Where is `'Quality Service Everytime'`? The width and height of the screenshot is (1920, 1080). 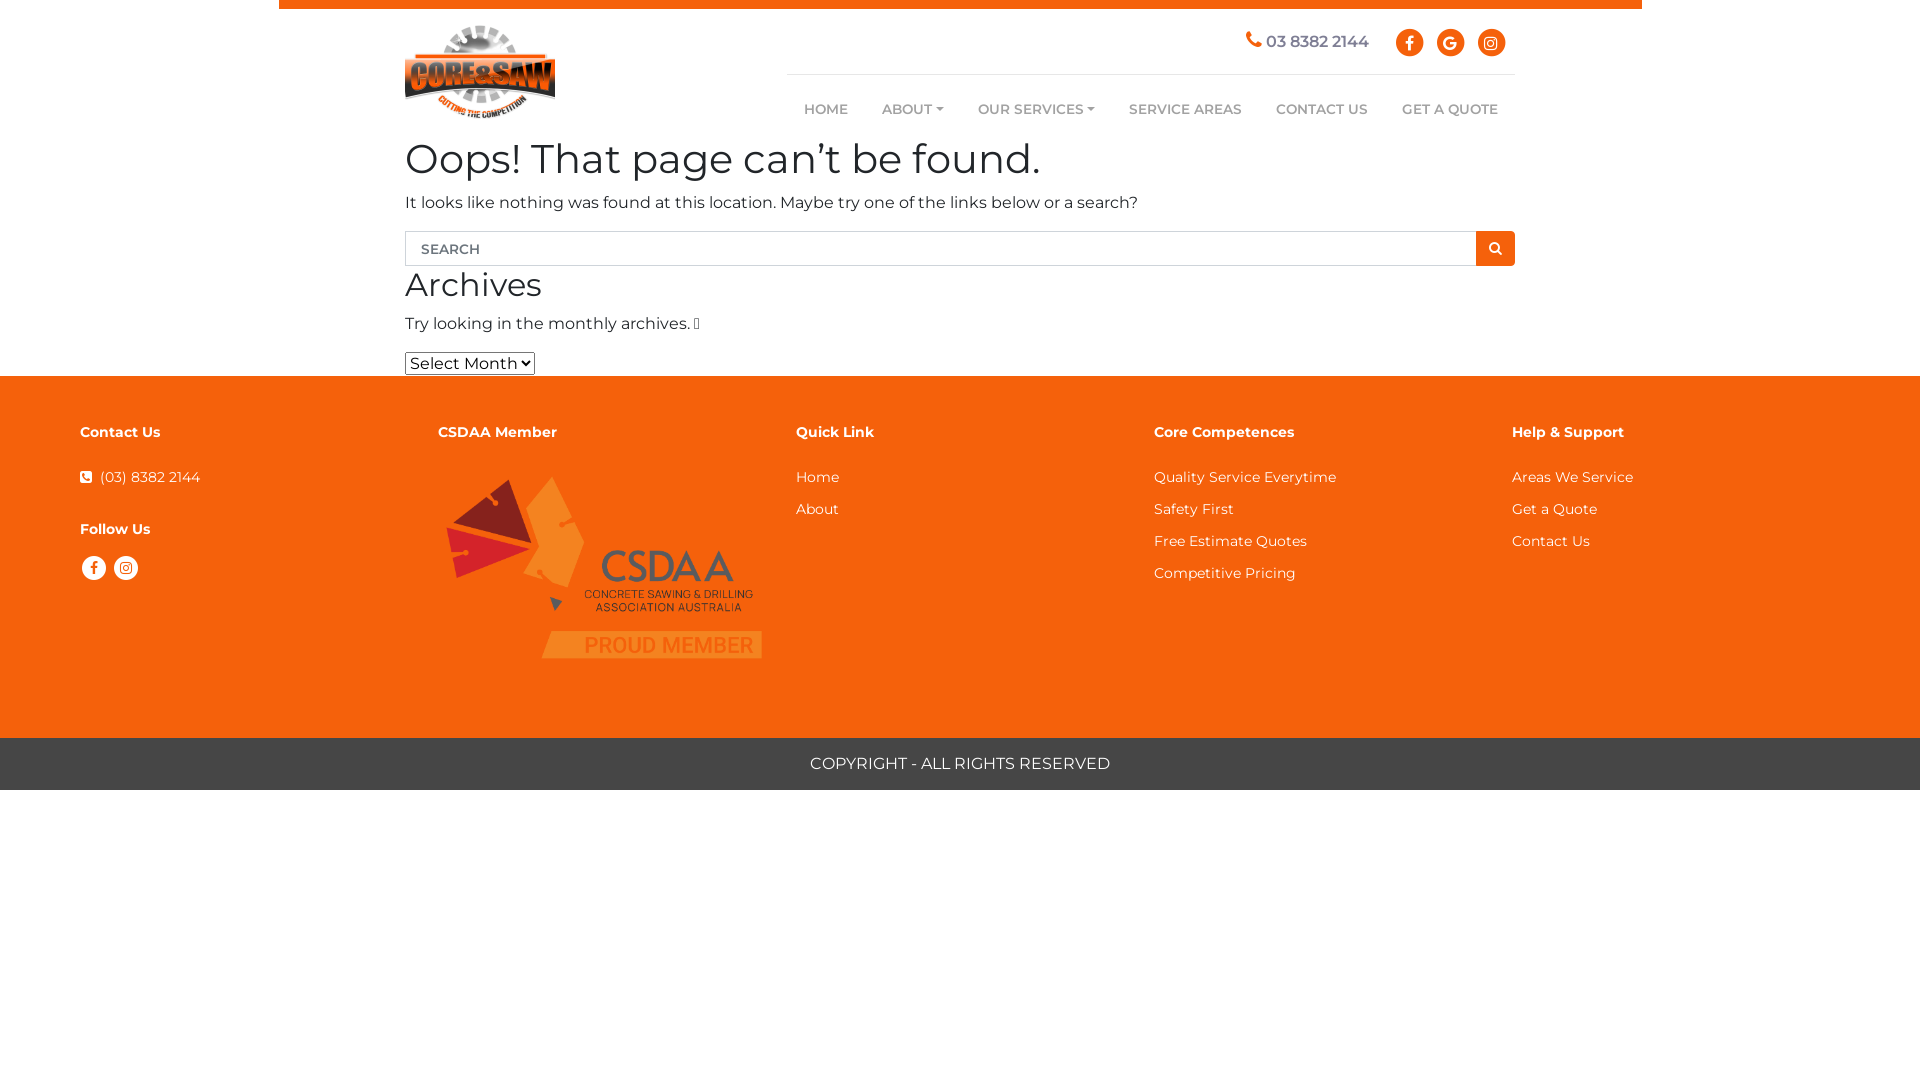
'Quality Service Everytime' is located at coordinates (1243, 477).